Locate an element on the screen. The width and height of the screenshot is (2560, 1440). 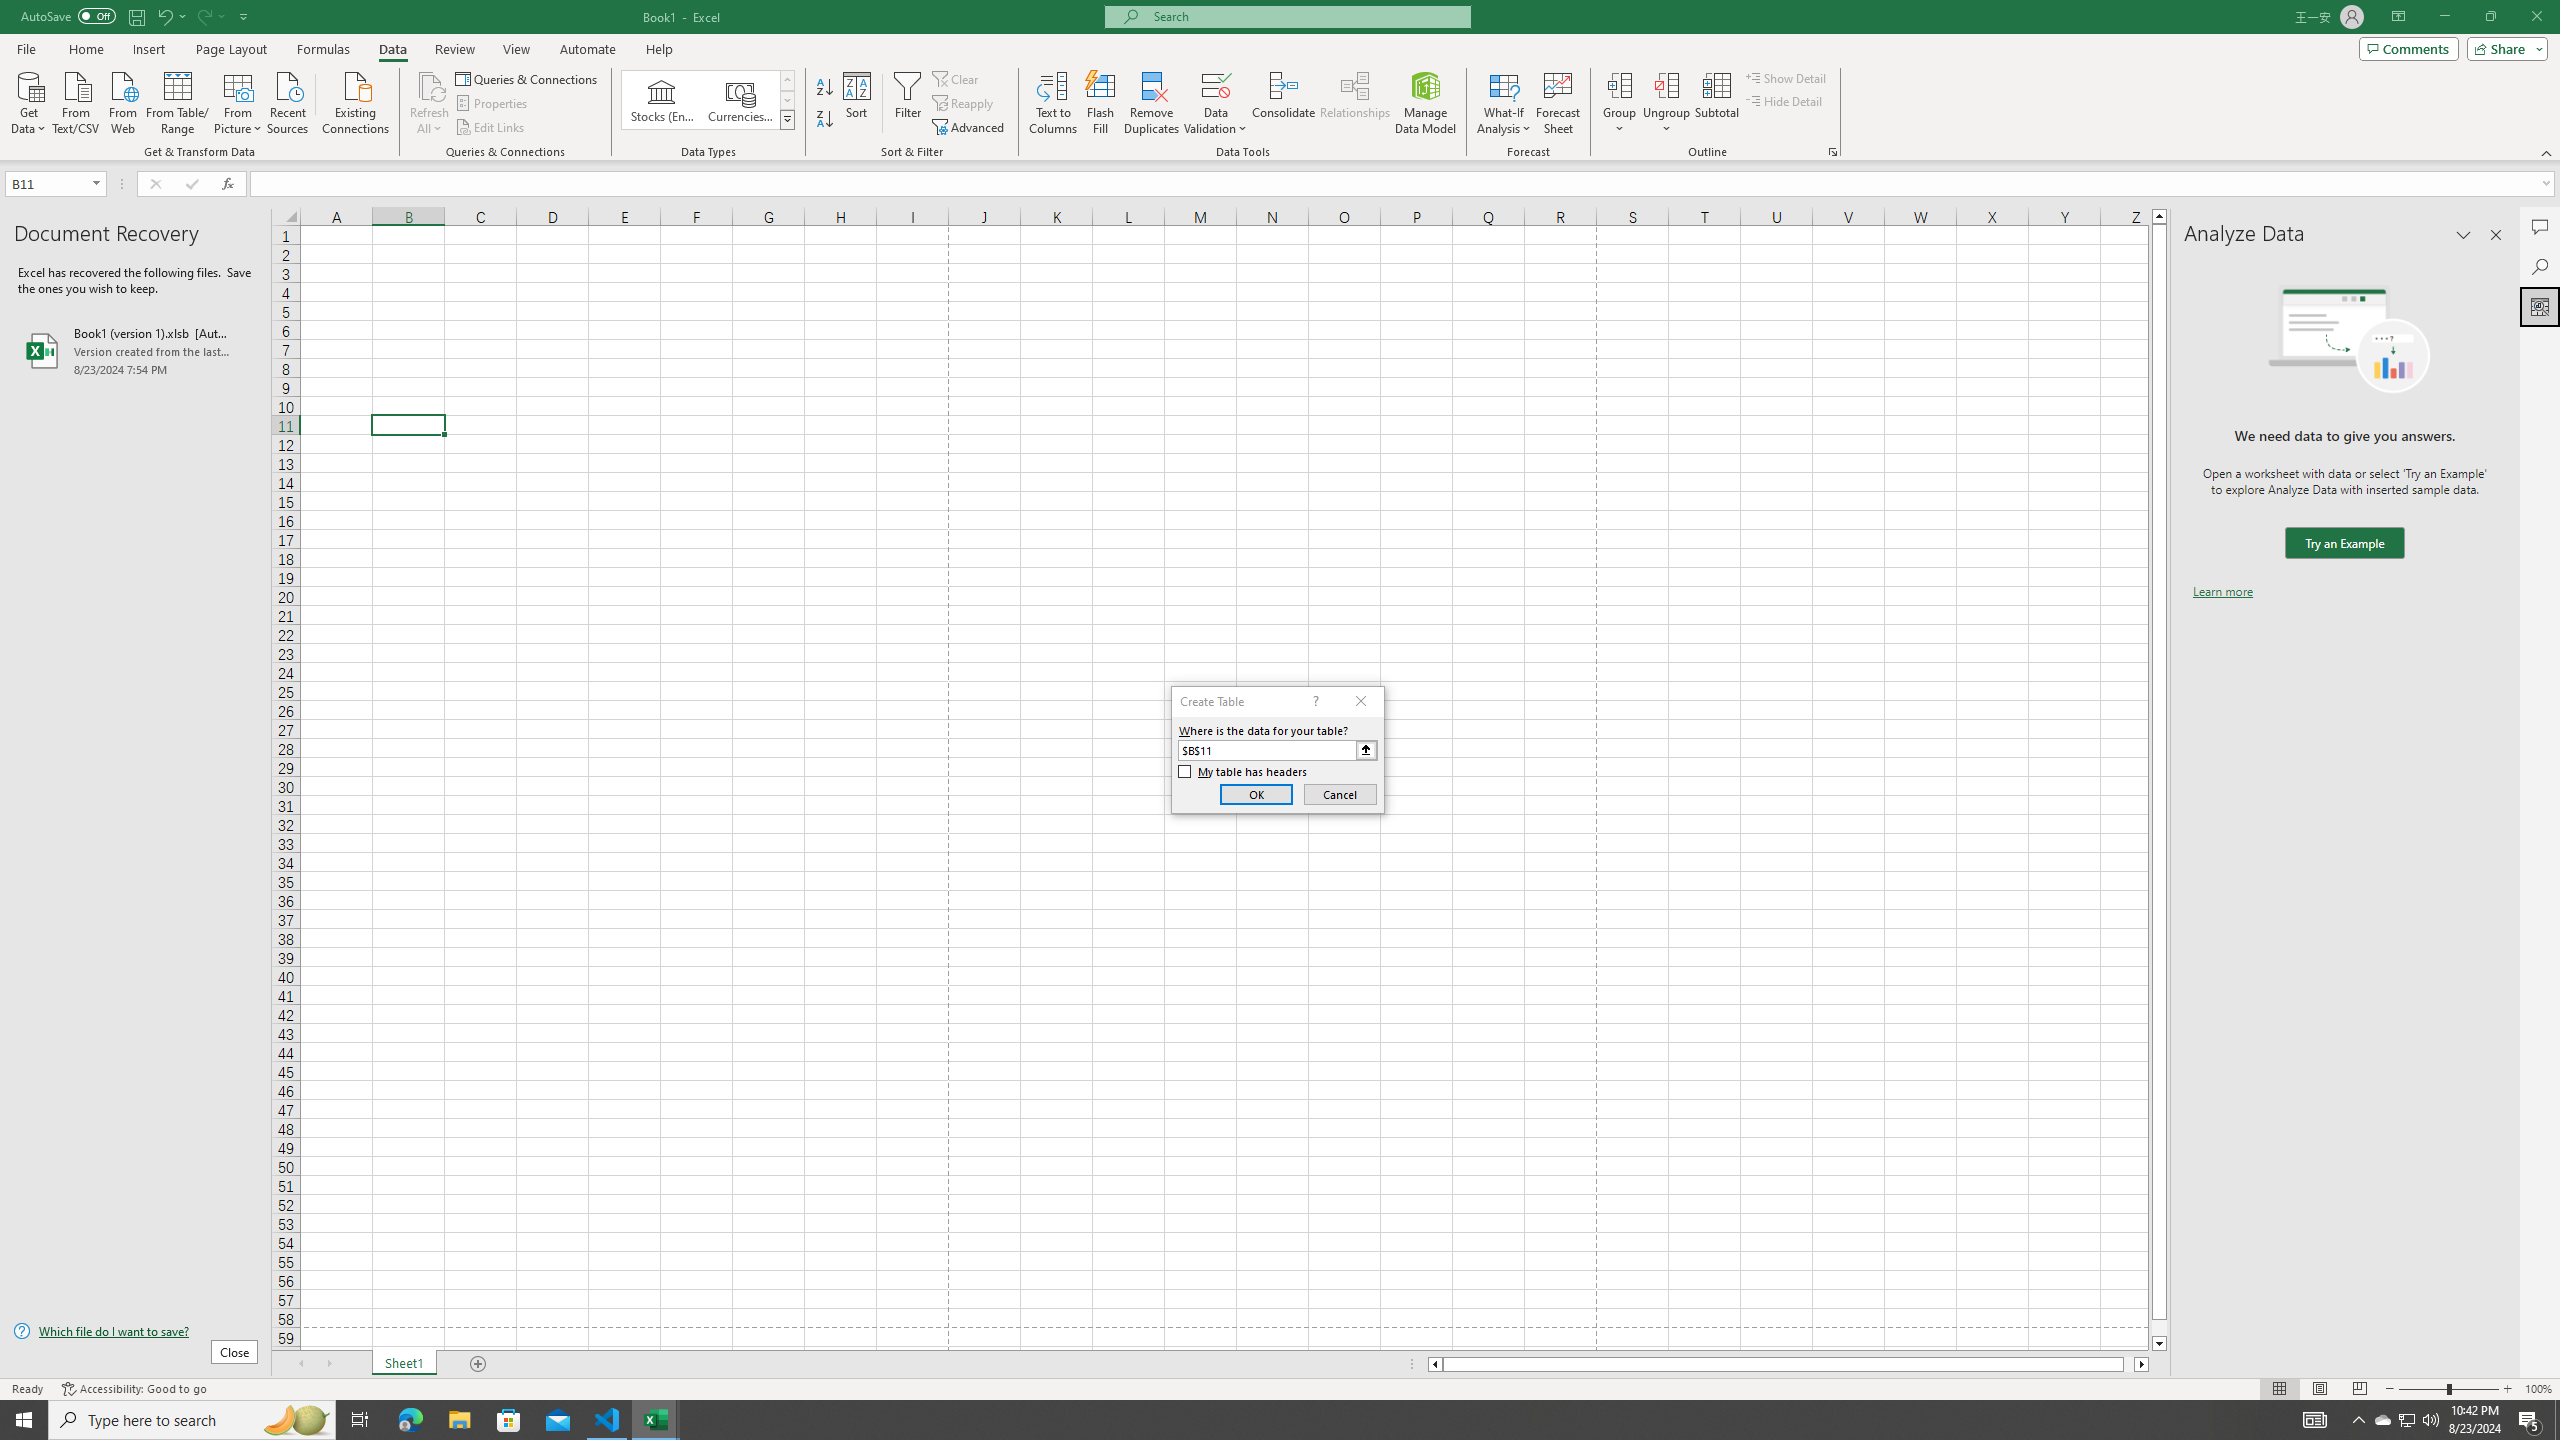
'Column left' is located at coordinates (1434, 1363).